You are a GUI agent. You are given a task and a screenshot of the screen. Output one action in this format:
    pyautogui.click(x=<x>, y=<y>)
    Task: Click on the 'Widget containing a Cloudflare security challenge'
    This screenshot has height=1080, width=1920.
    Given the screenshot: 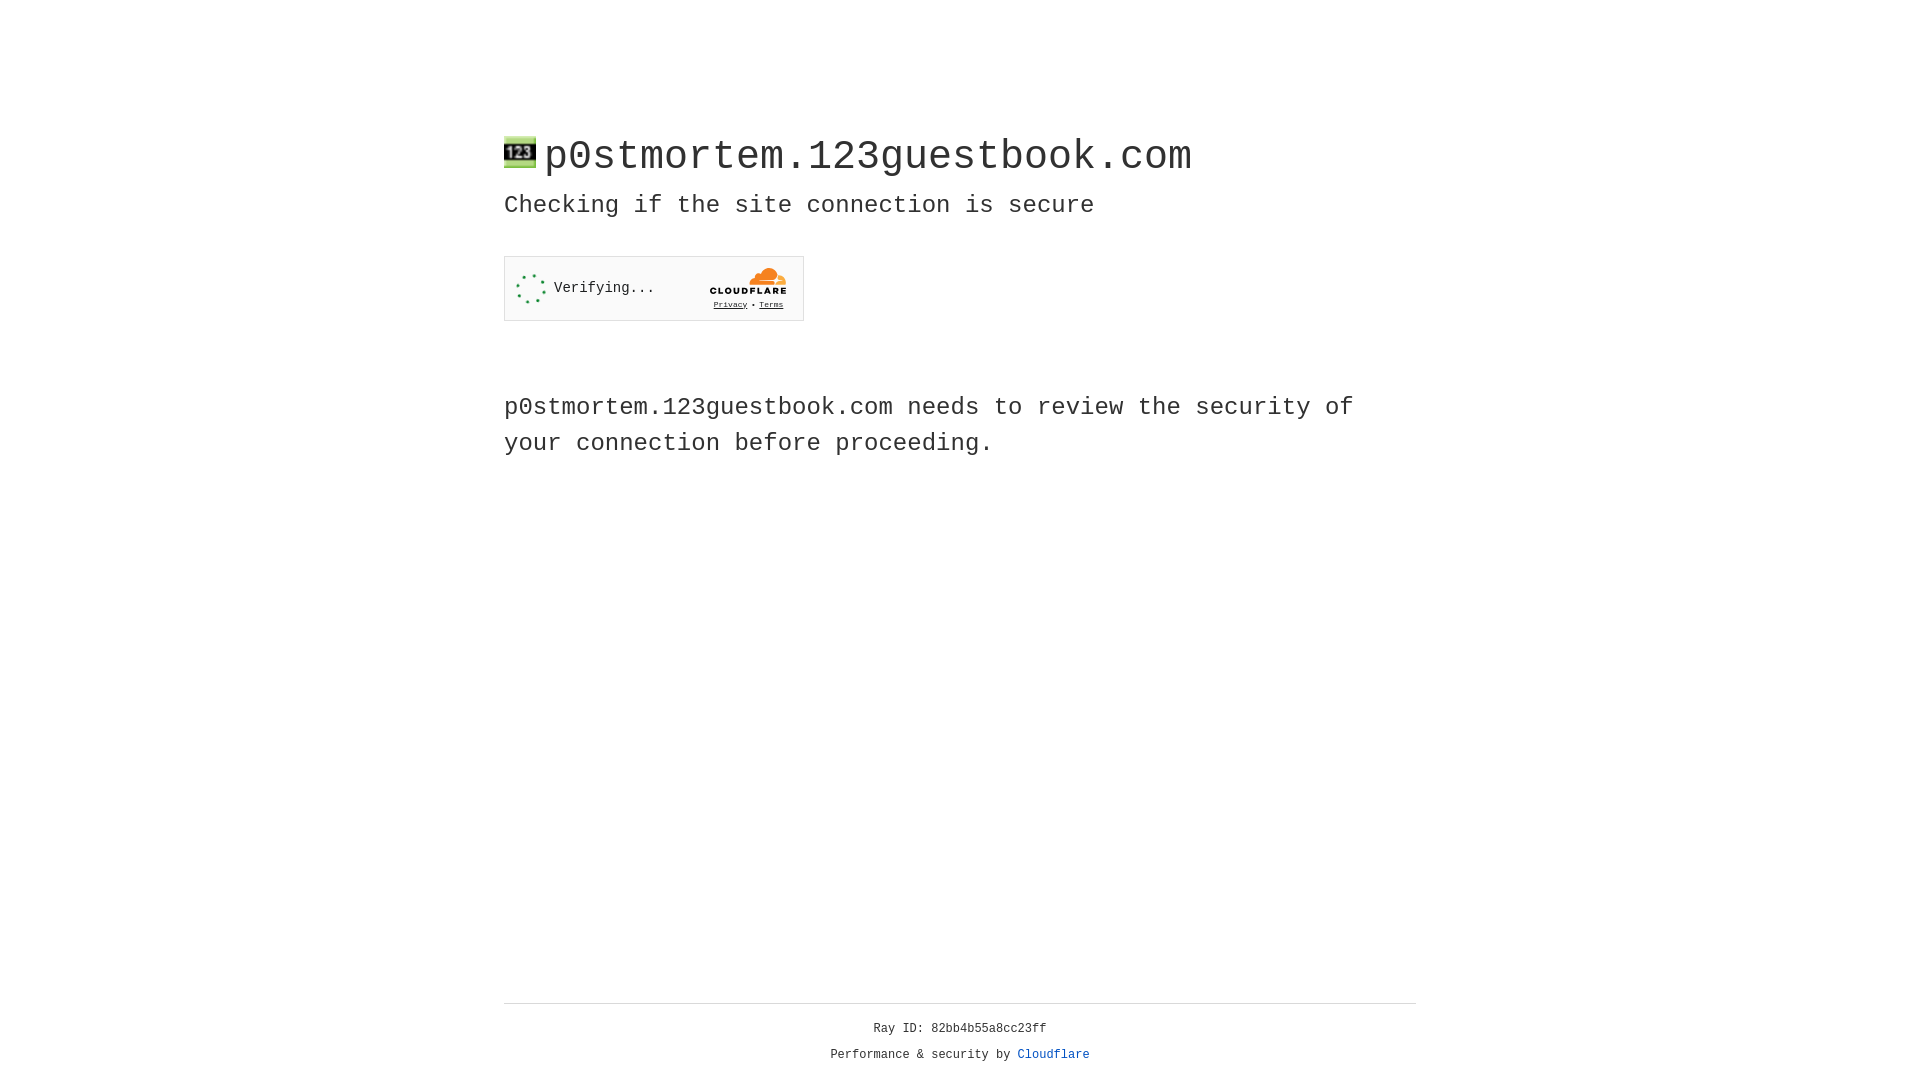 What is the action you would take?
    pyautogui.click(x=653, y=288)
    